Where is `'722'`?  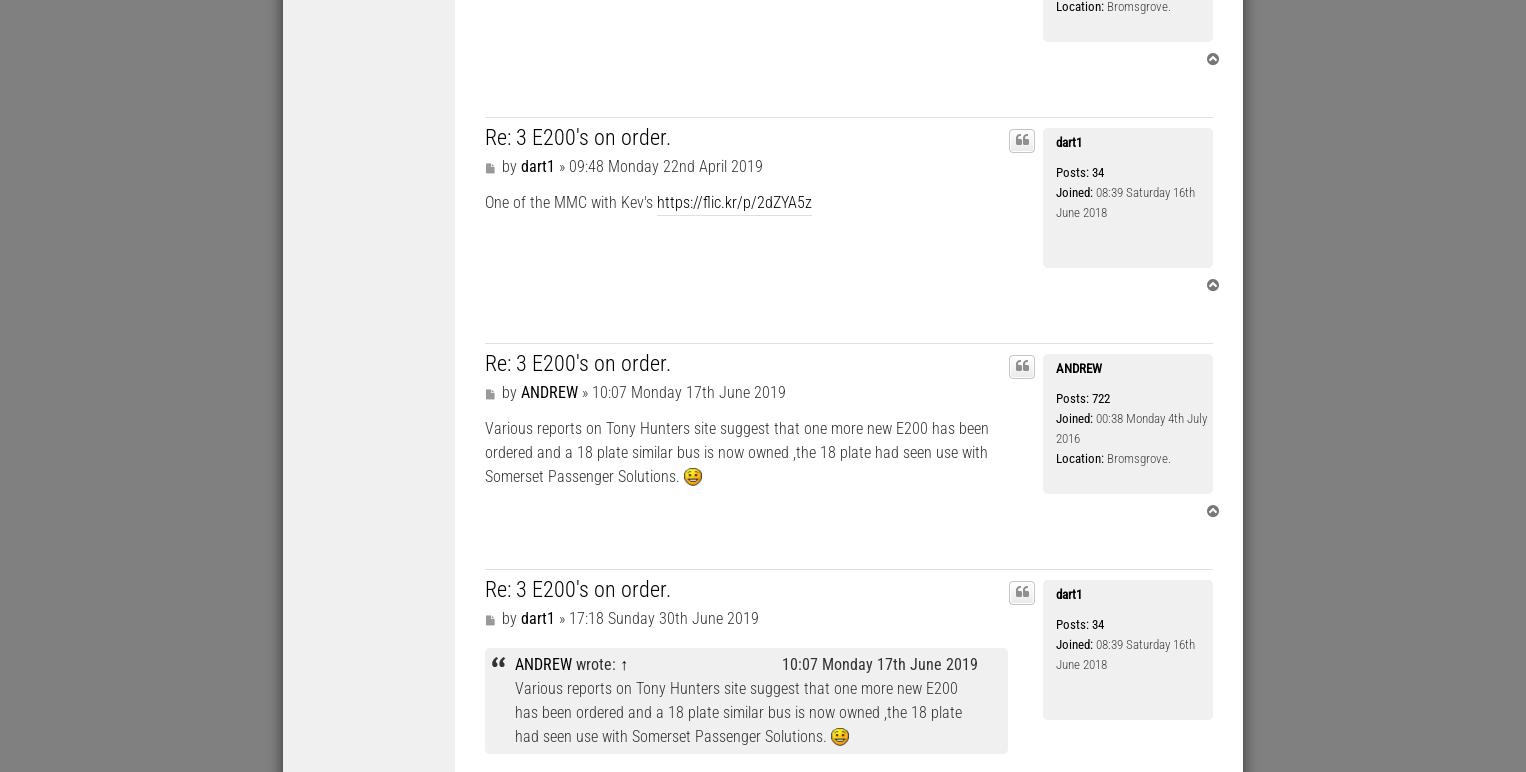
'722' is located at coordinates (1098, 398).